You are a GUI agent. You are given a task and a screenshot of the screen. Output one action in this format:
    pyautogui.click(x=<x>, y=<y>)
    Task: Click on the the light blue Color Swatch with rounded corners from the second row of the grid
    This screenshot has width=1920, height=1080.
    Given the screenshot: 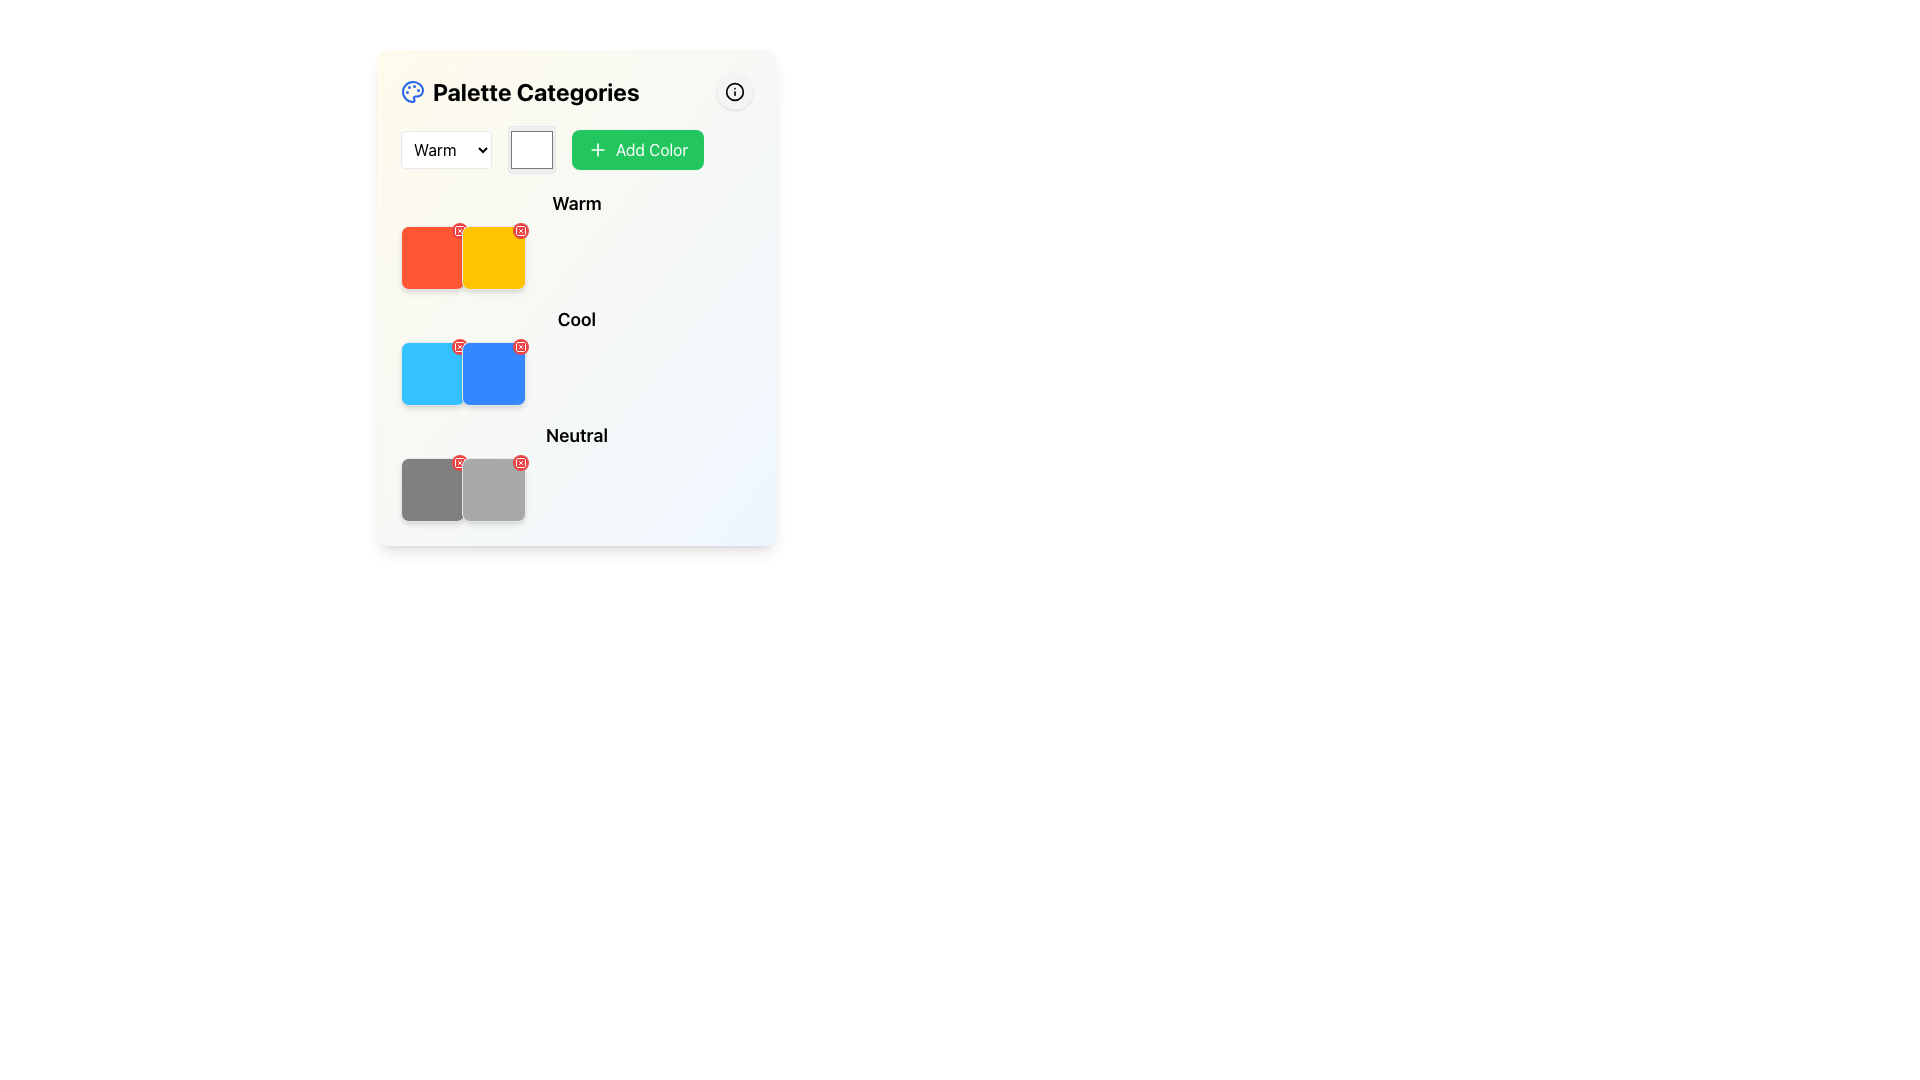 What is the action you would take?
    pyautogui.click(x=431, y=374)
    